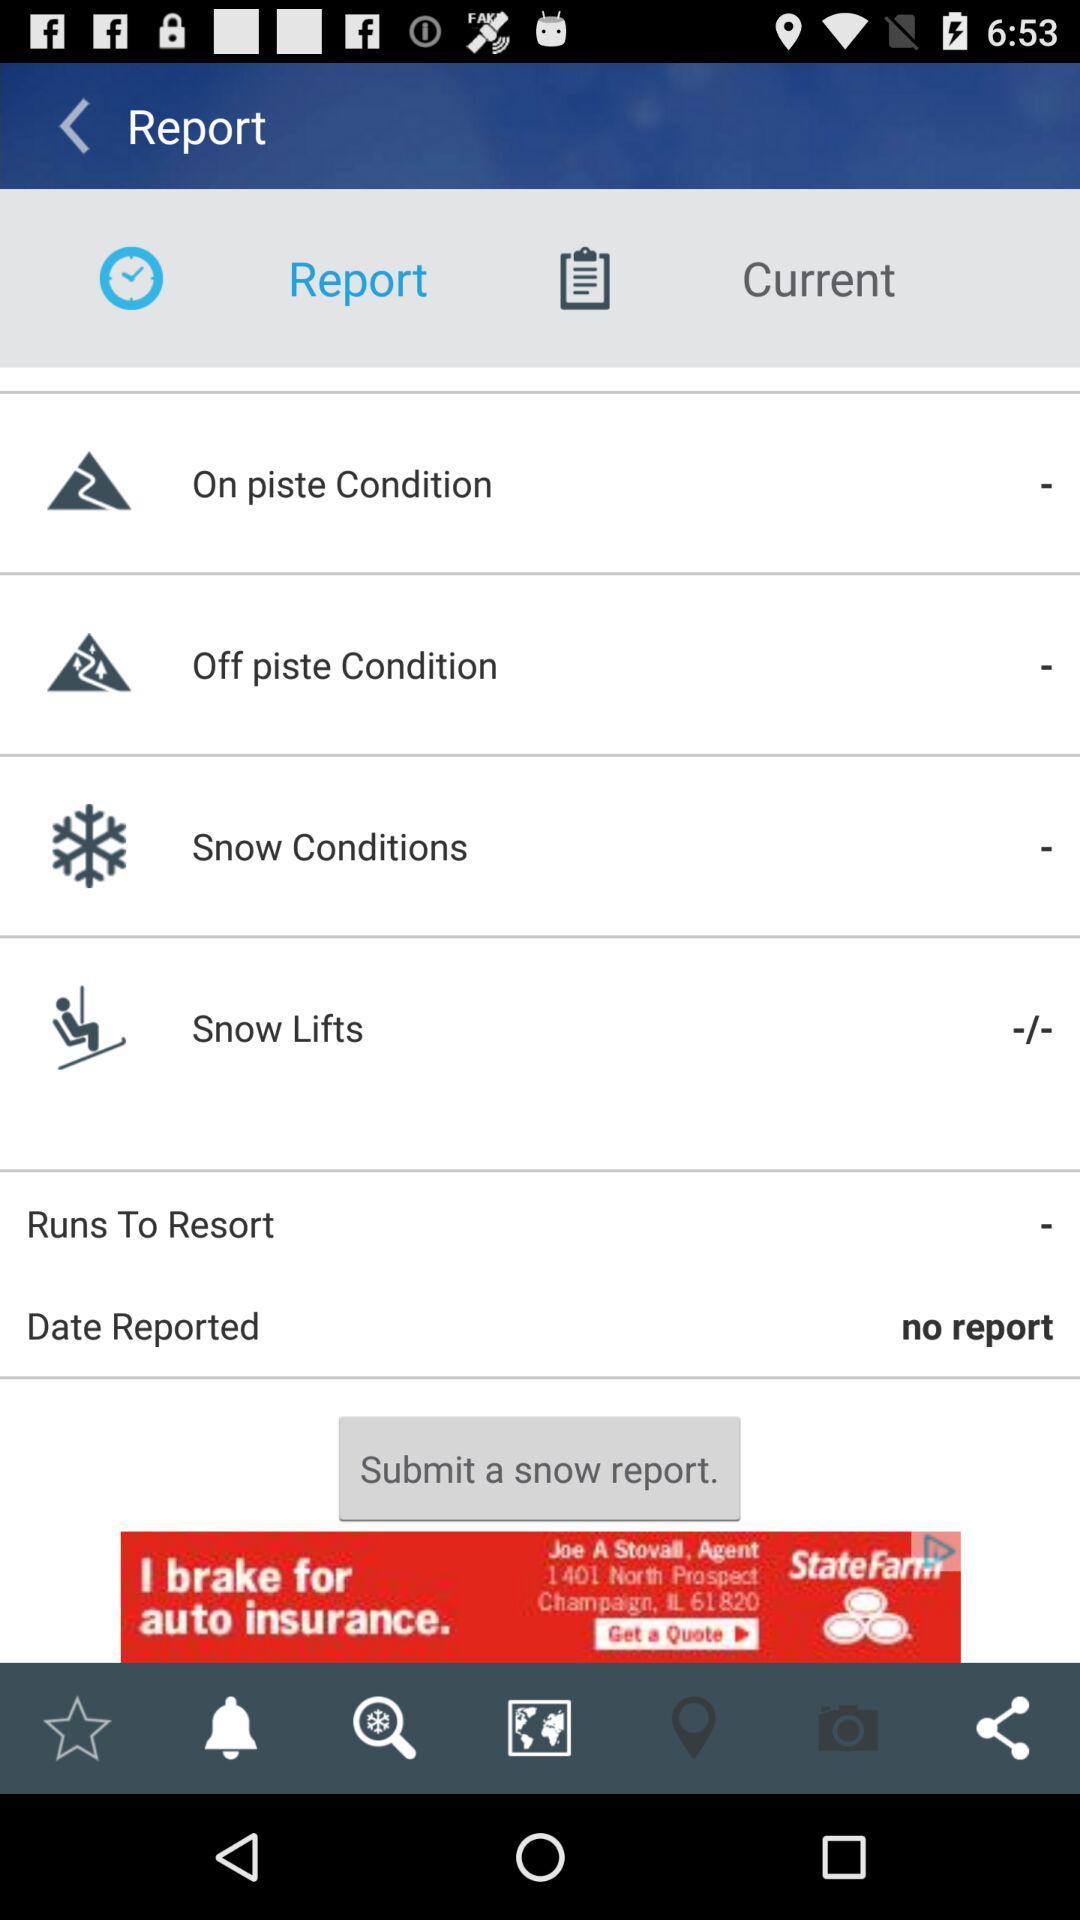 The image size is (1080, 1920). Describe the element at coordinates (540, 1596) in the screenshot. I see `to view add` at that location.